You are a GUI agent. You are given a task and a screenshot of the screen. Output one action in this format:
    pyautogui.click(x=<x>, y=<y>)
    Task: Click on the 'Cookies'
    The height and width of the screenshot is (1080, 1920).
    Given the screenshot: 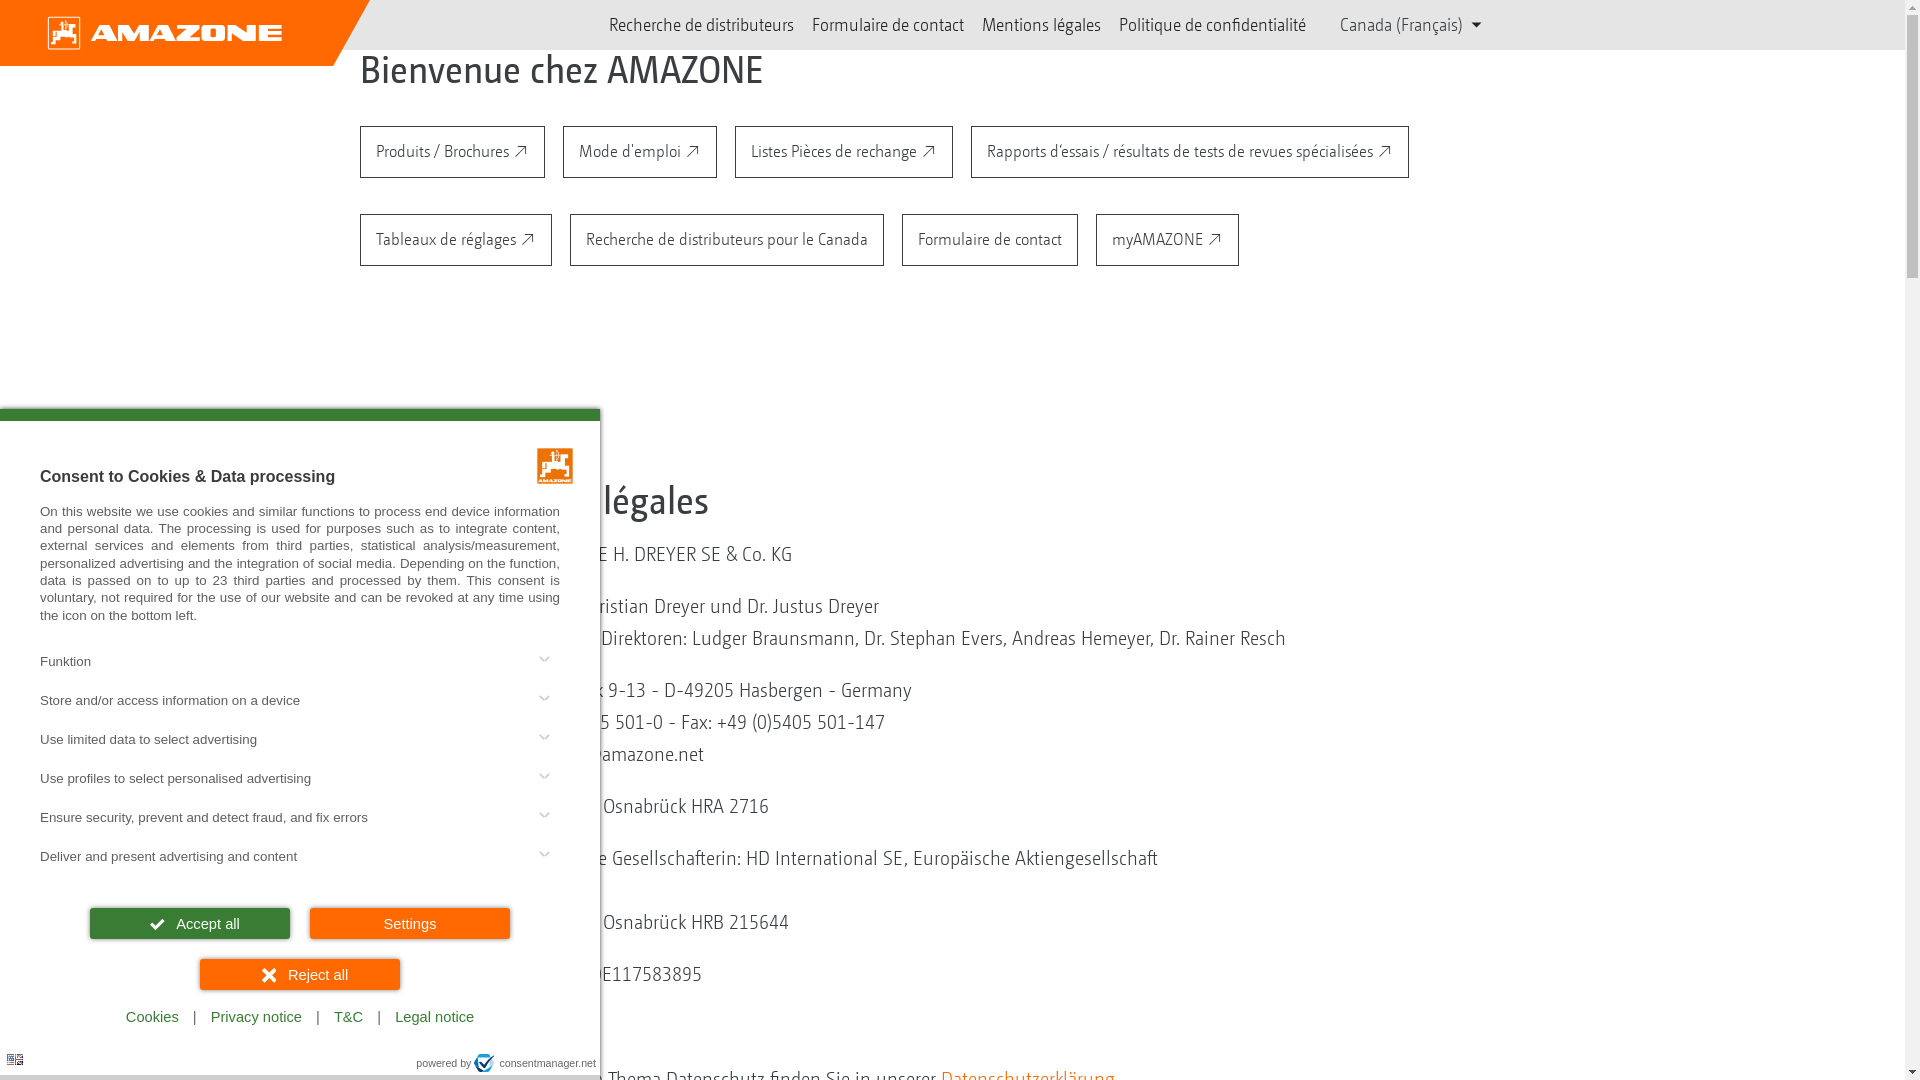 What is the action you would take?
    pyautogui.click(x=114, y=1017)
    